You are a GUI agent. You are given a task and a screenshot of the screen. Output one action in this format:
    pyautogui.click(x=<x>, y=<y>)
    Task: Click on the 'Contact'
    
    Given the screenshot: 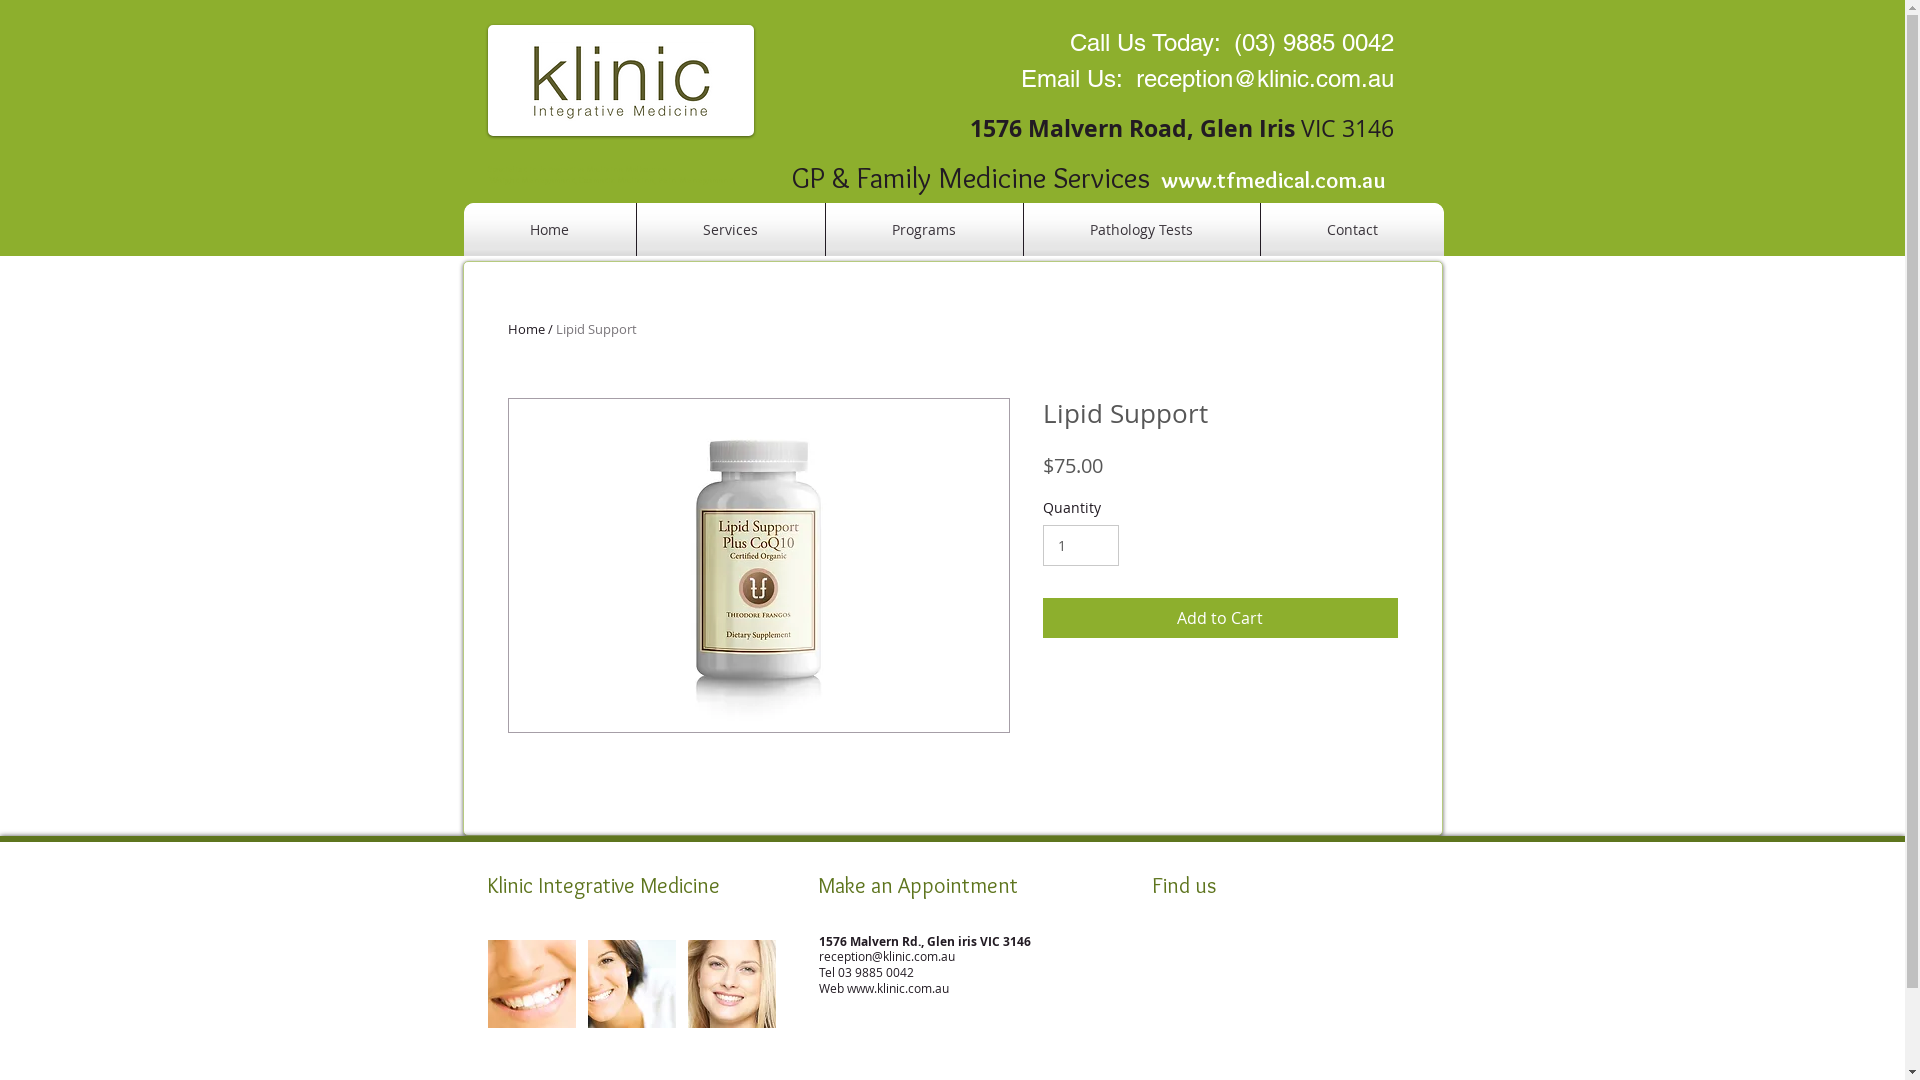 What is the action you would take?
    pyautogui.click(x=1351, y=228)
    